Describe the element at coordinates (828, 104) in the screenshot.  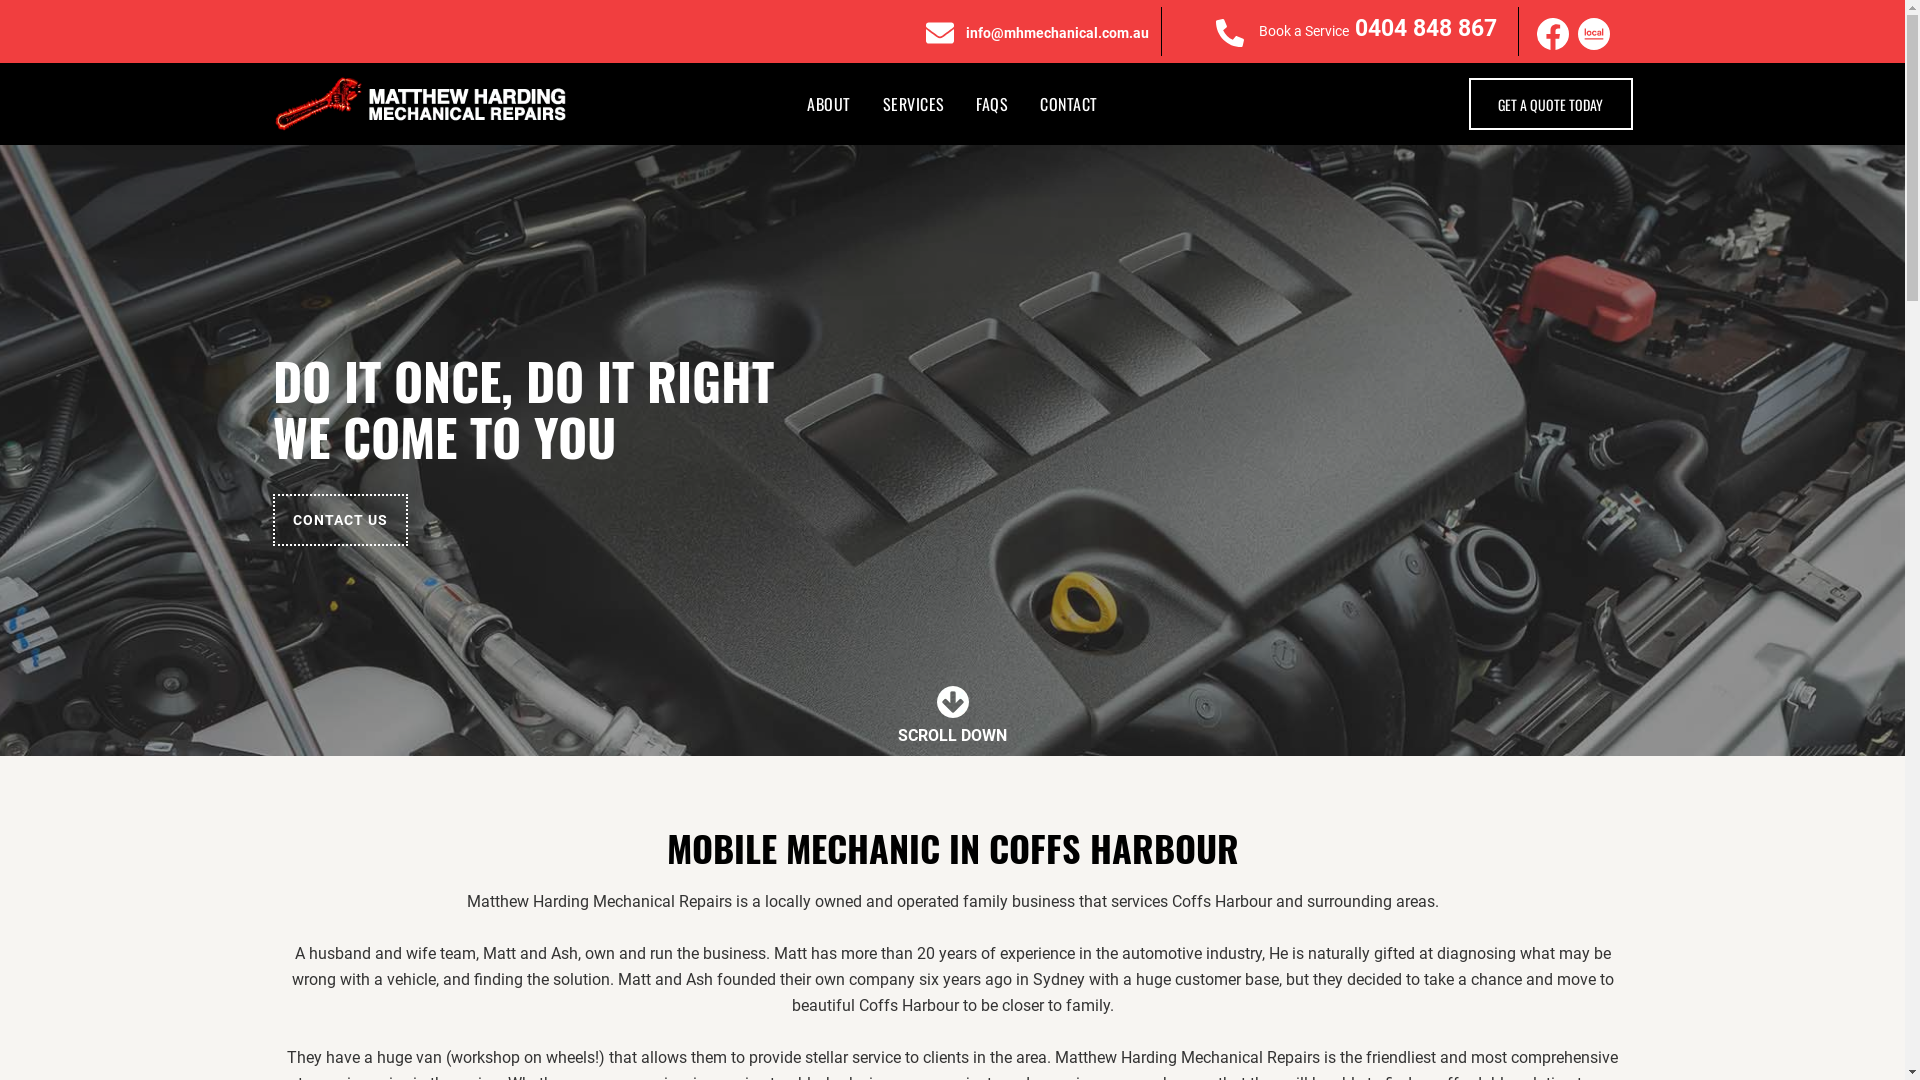
I see `'ABOUT'` at that location.